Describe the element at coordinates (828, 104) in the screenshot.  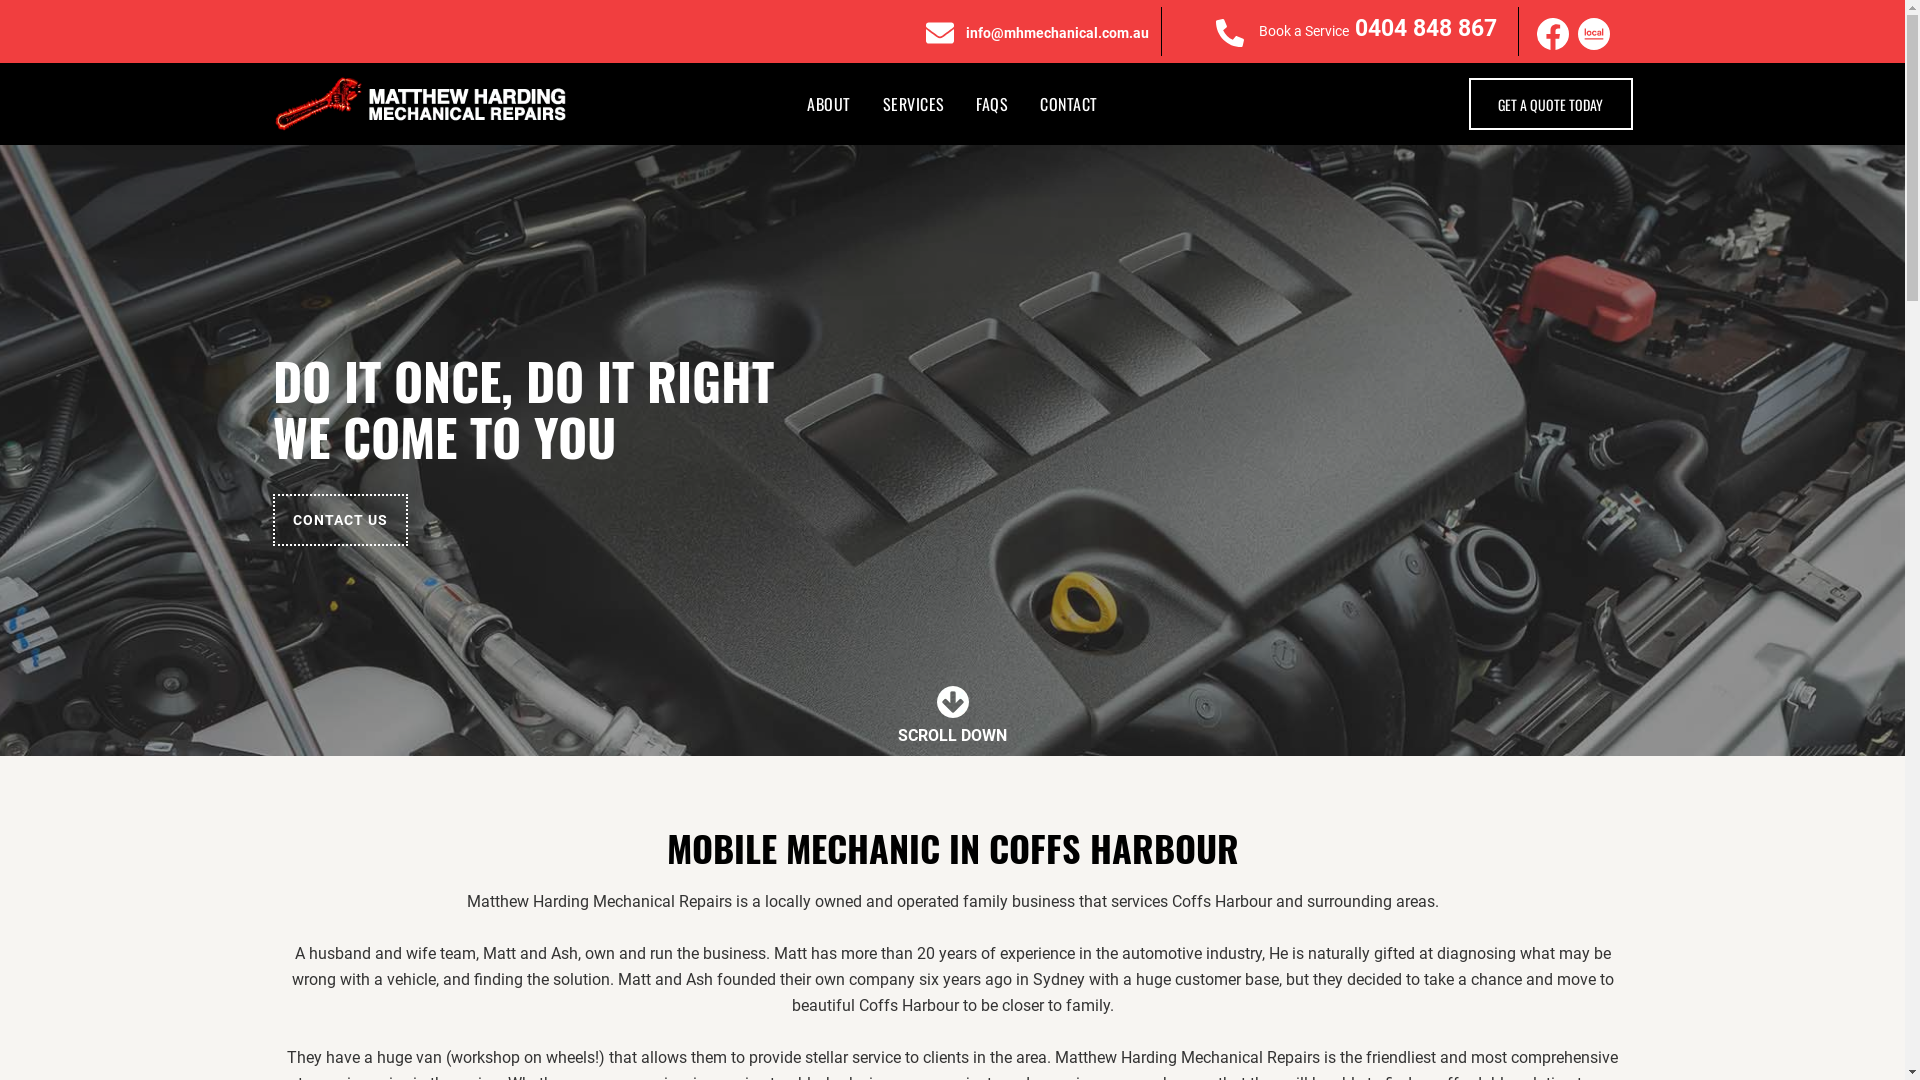
I see `'ABOUT'` at that location.